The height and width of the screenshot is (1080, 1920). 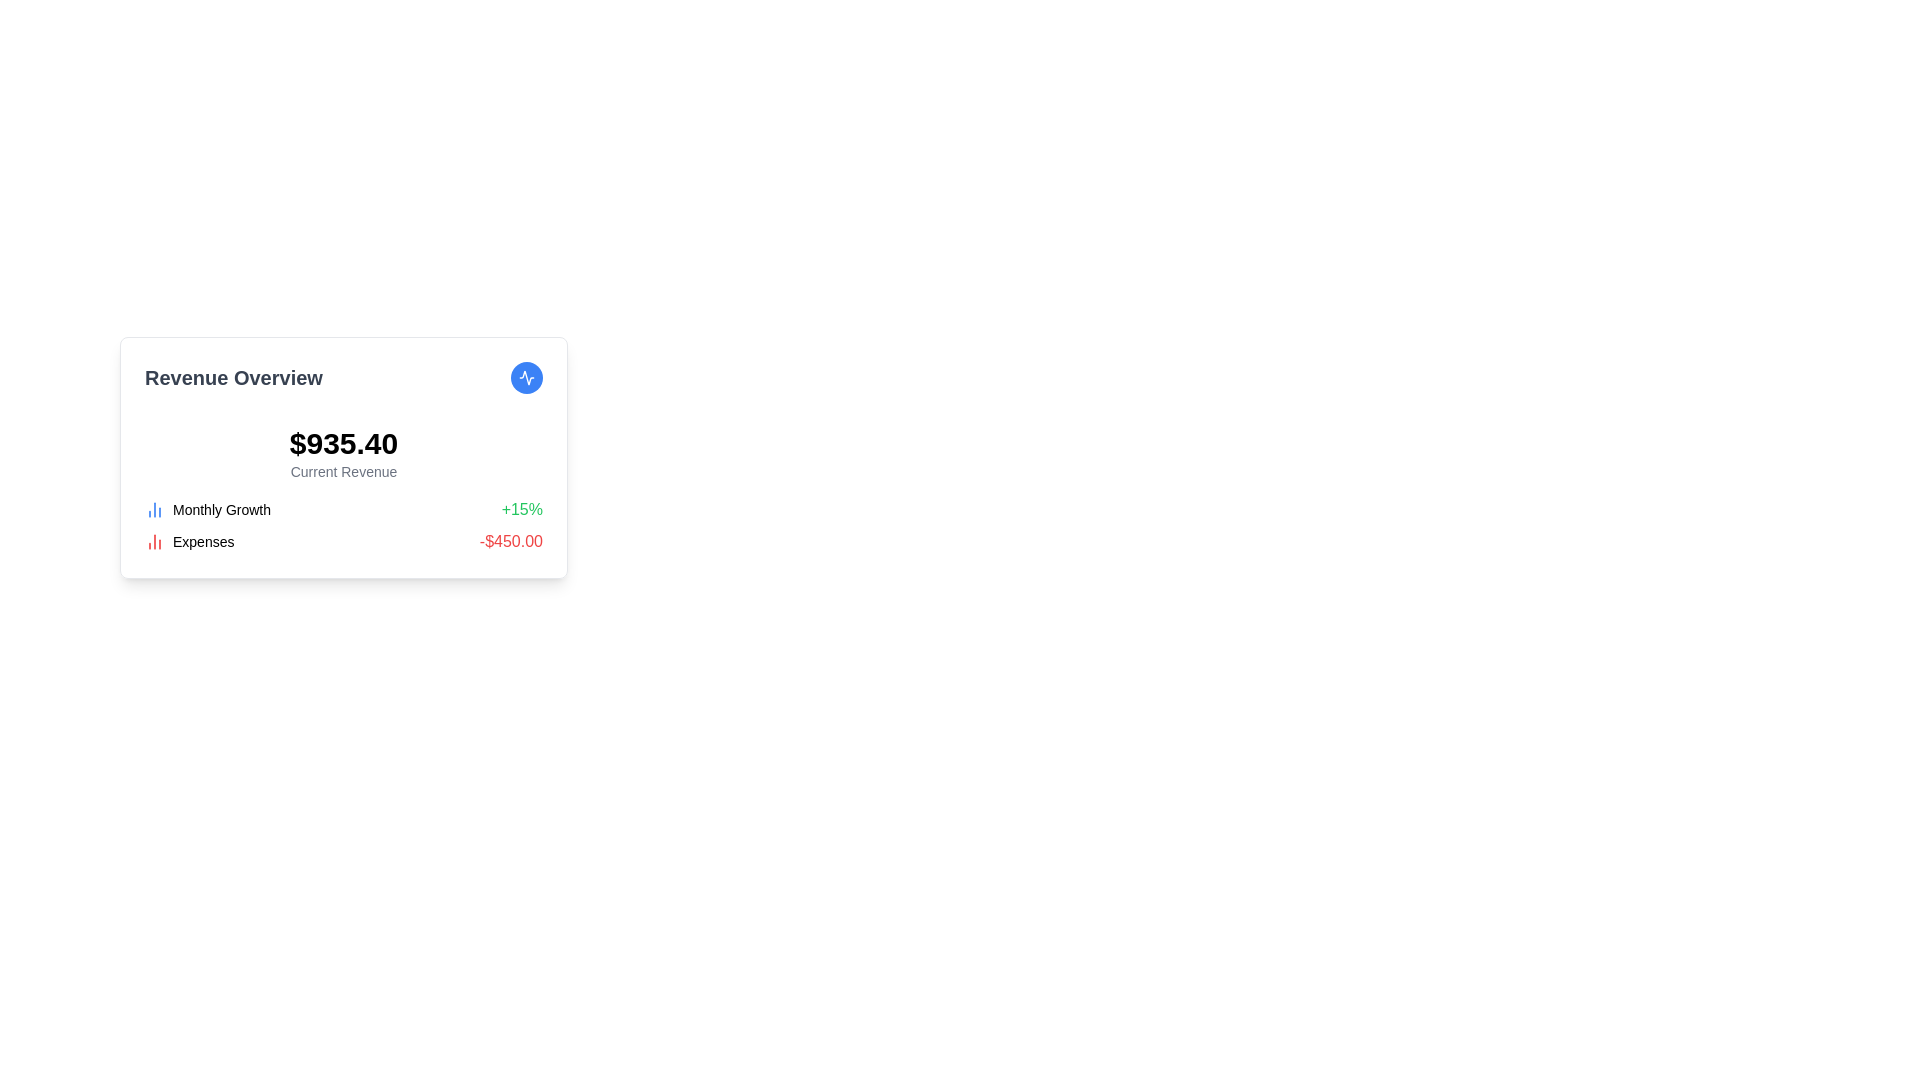 What do you see at coordinates (527, 378) in the screenshot?
I see `the button with an icon in the 'Revenue Overview' section` at bounding box center [527, 378].